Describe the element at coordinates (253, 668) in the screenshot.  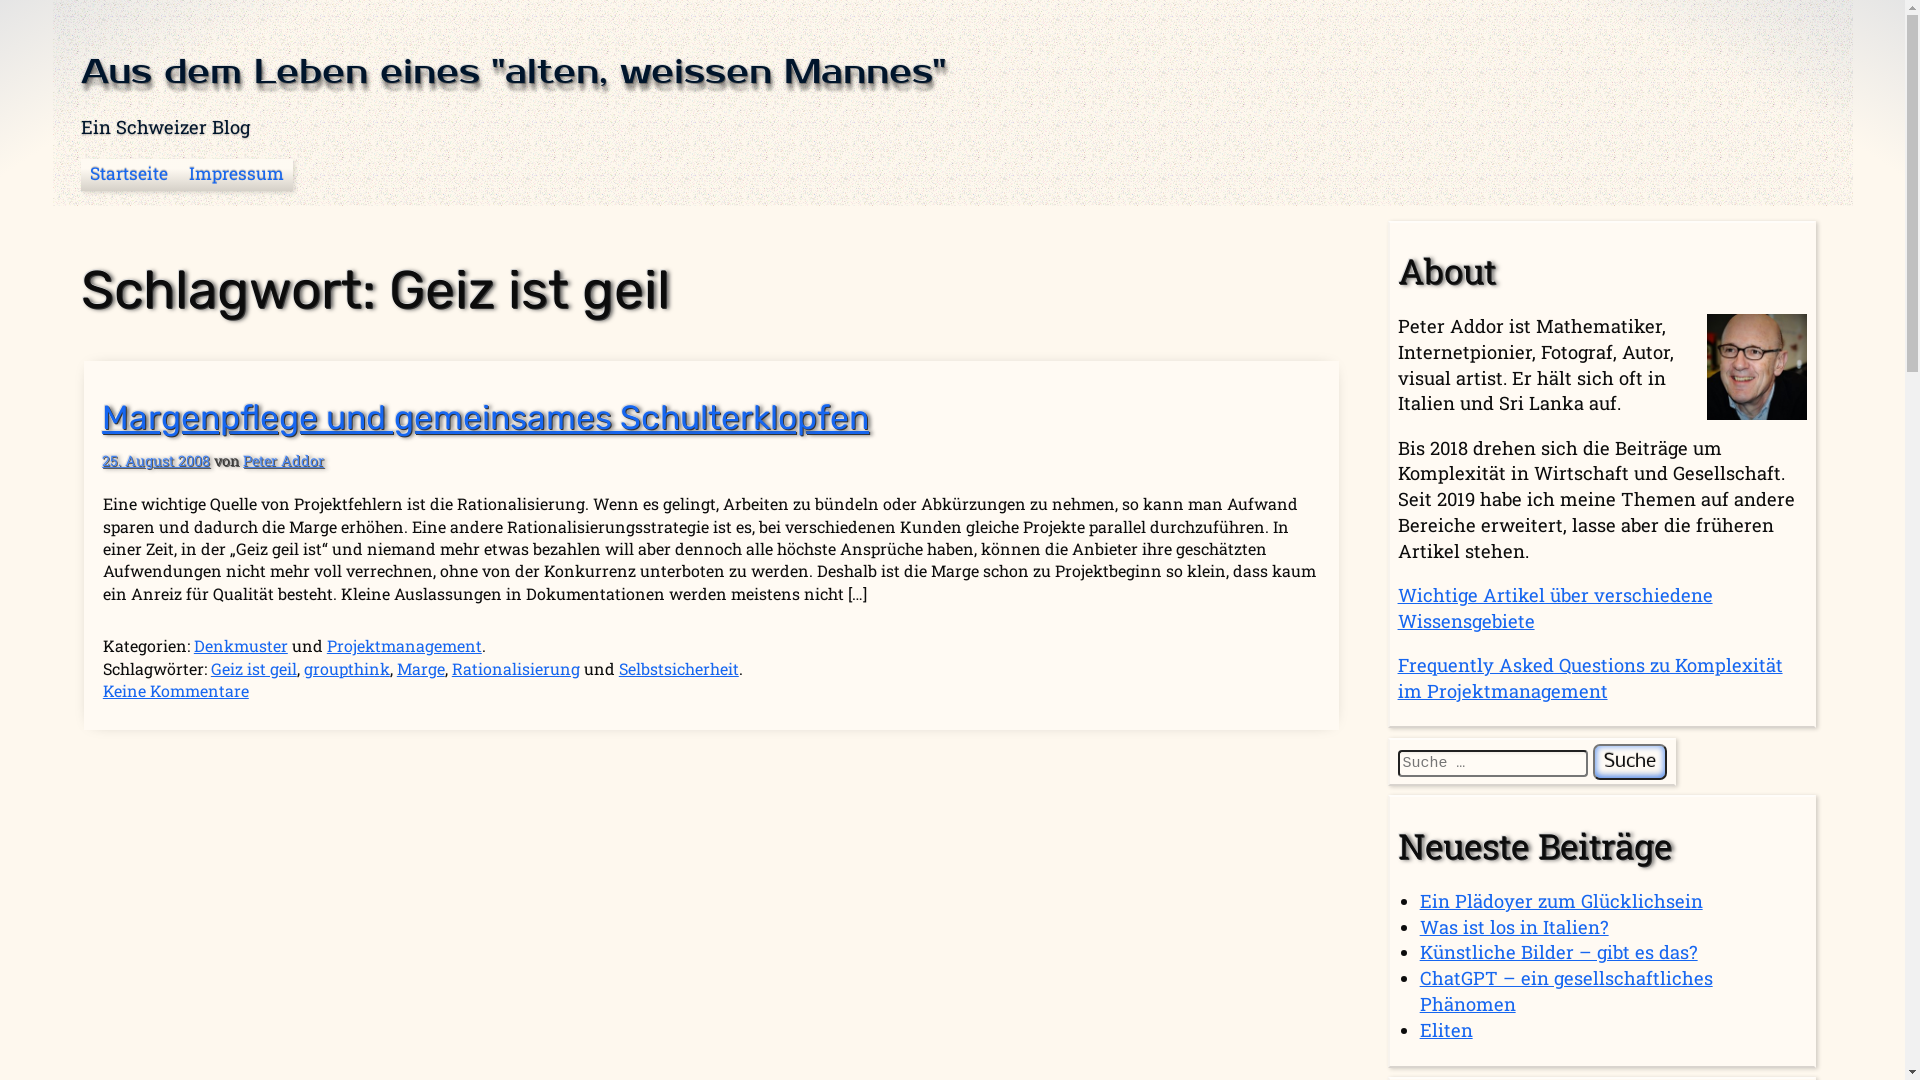
I see `'Geiz ist geil'` at that location.